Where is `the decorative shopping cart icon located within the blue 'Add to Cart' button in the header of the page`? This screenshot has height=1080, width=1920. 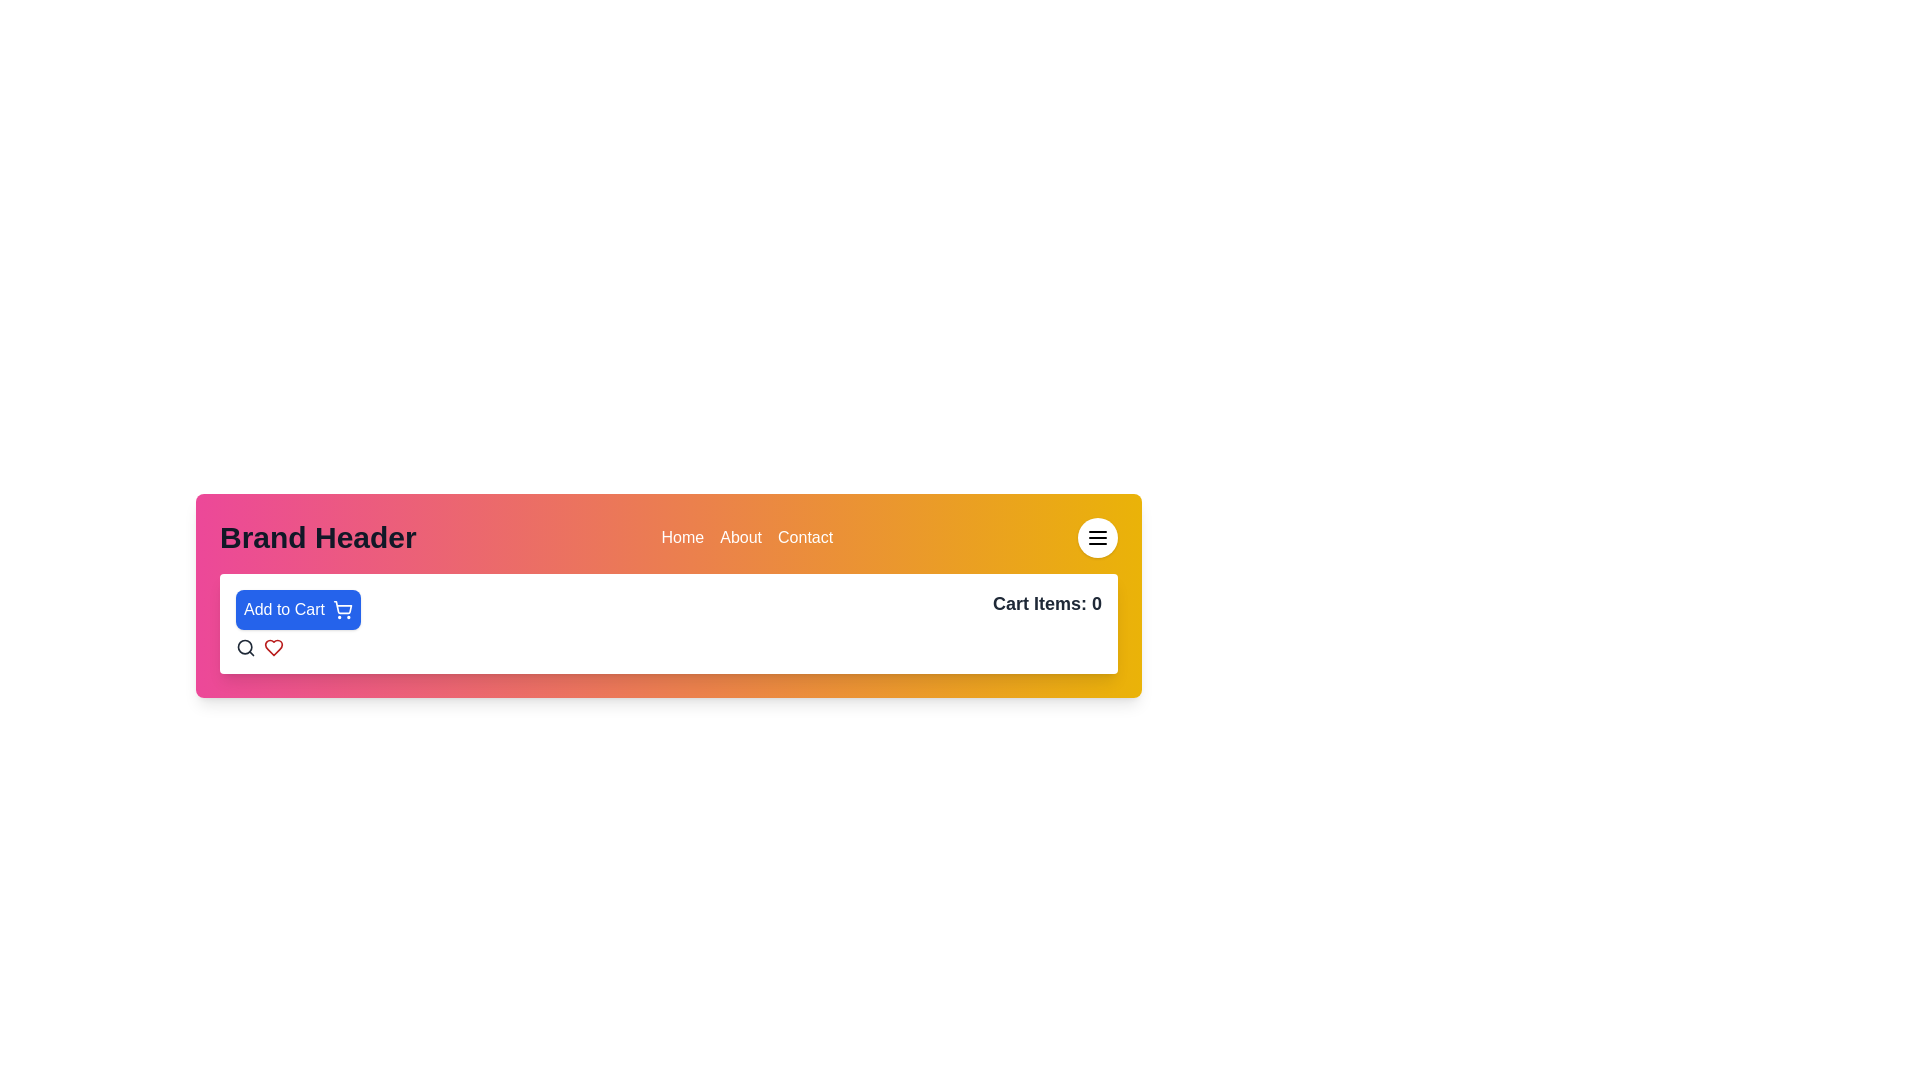
the decorative shopping cart icon located within the blue 'Add to Cart' button in the header of the page is located at coordinates (342, 606).